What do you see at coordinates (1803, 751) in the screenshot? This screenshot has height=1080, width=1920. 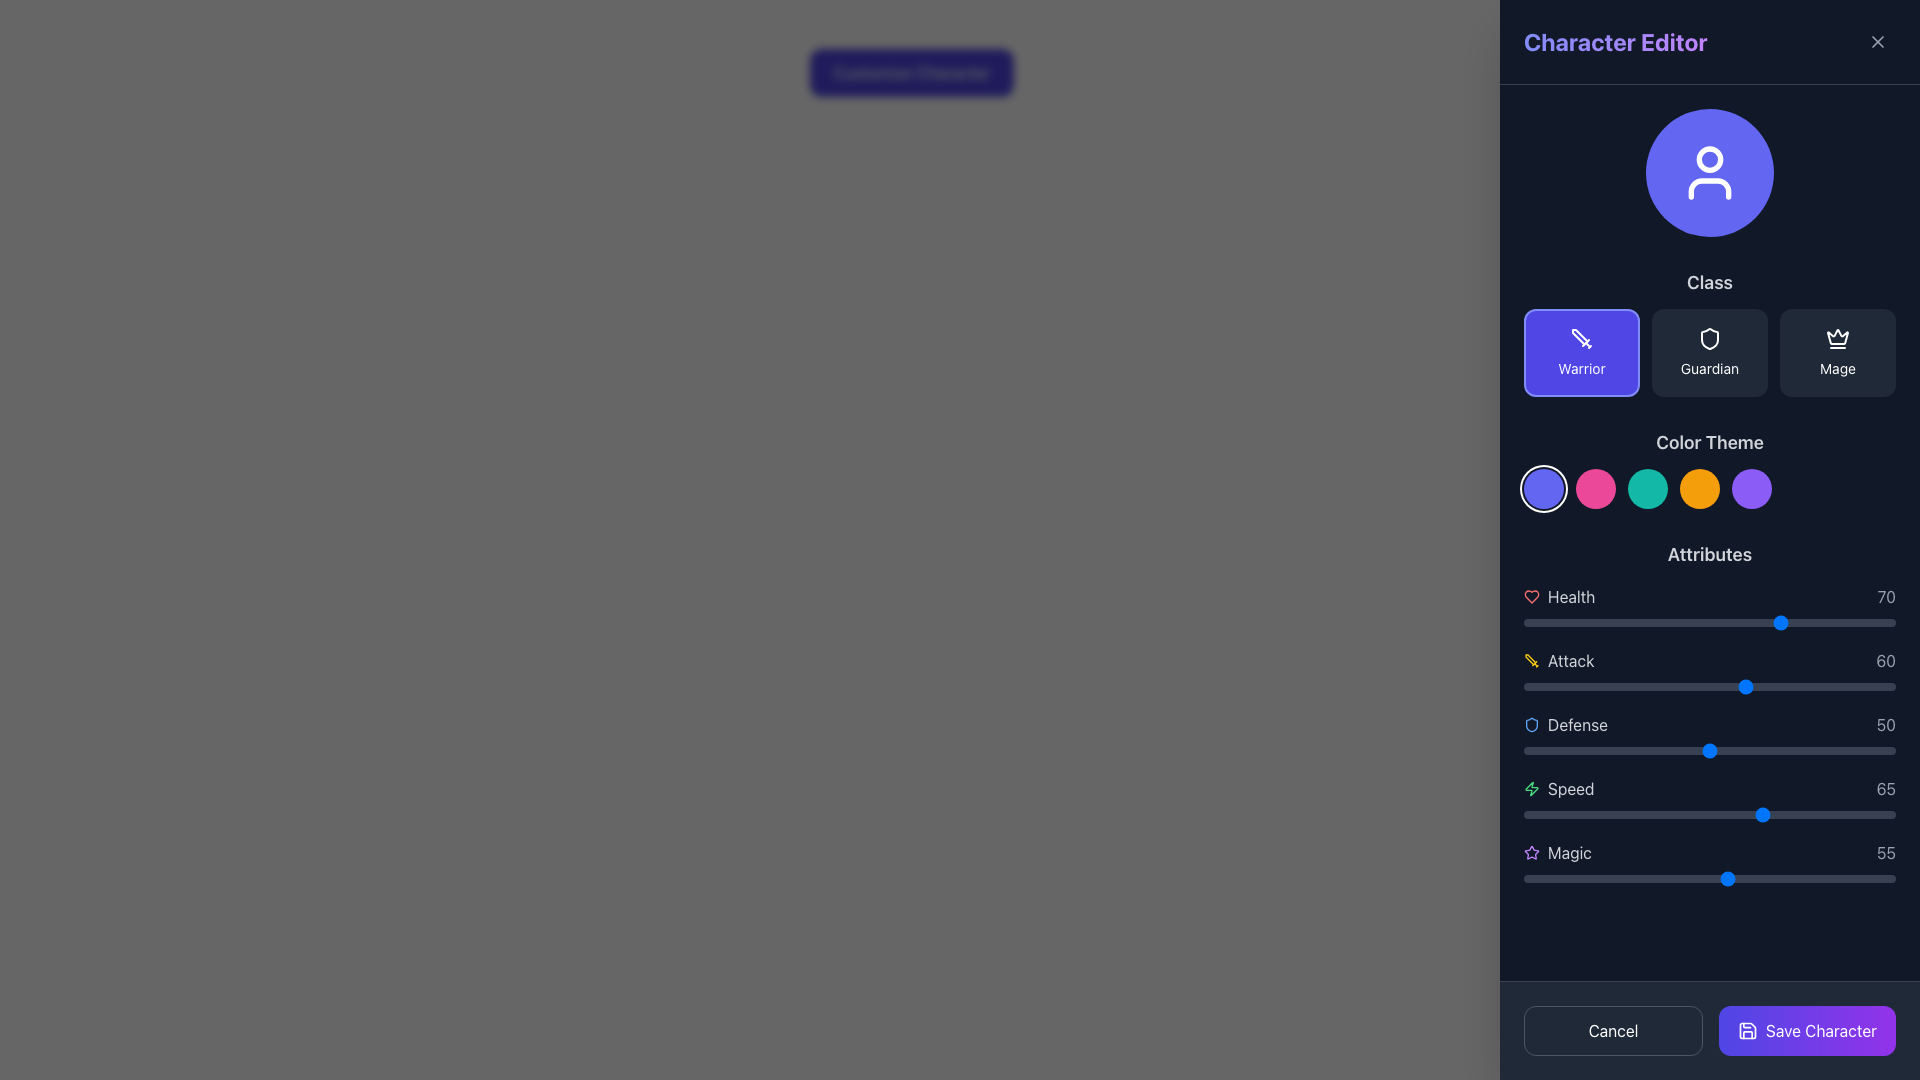 I see `the defense level` at bounding box center [1803, 751].